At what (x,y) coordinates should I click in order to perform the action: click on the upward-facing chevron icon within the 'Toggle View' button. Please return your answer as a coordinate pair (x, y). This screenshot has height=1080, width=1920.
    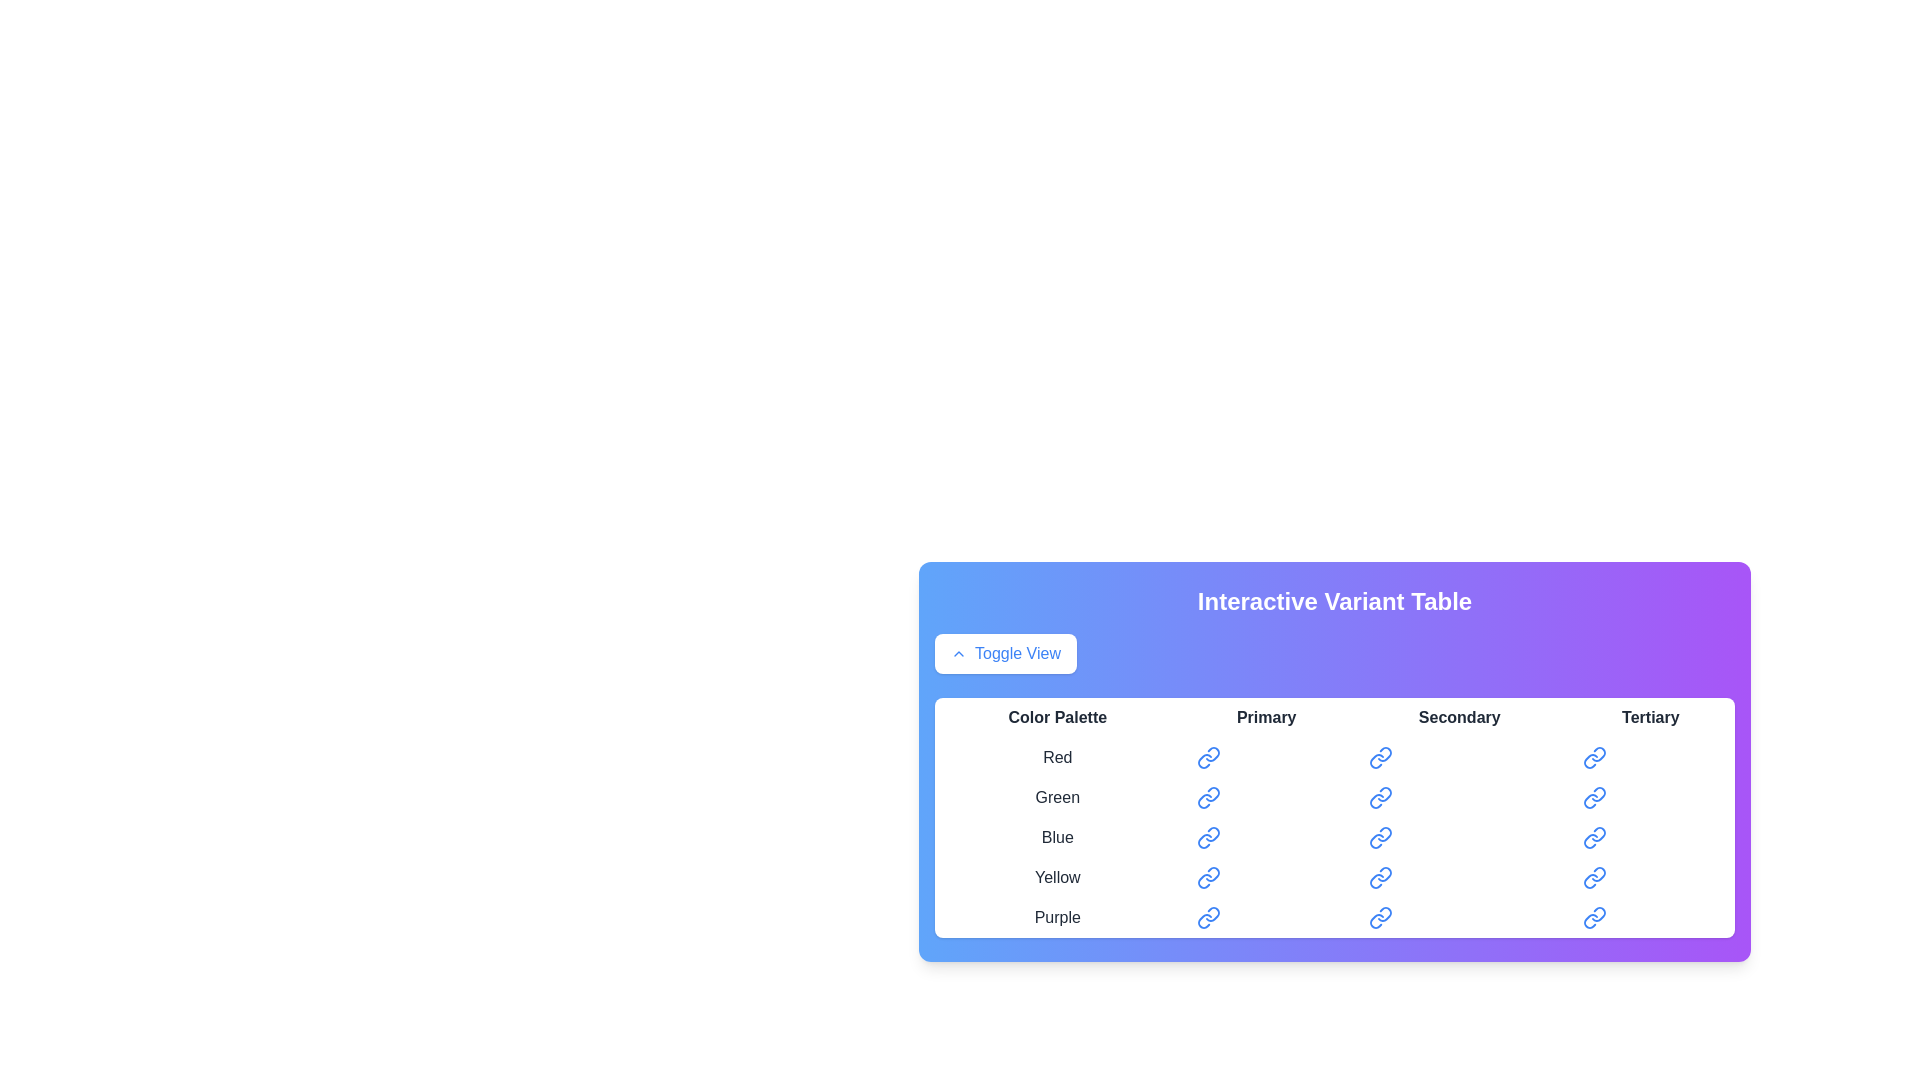
    Looking at the image, I should click on (958, 654).